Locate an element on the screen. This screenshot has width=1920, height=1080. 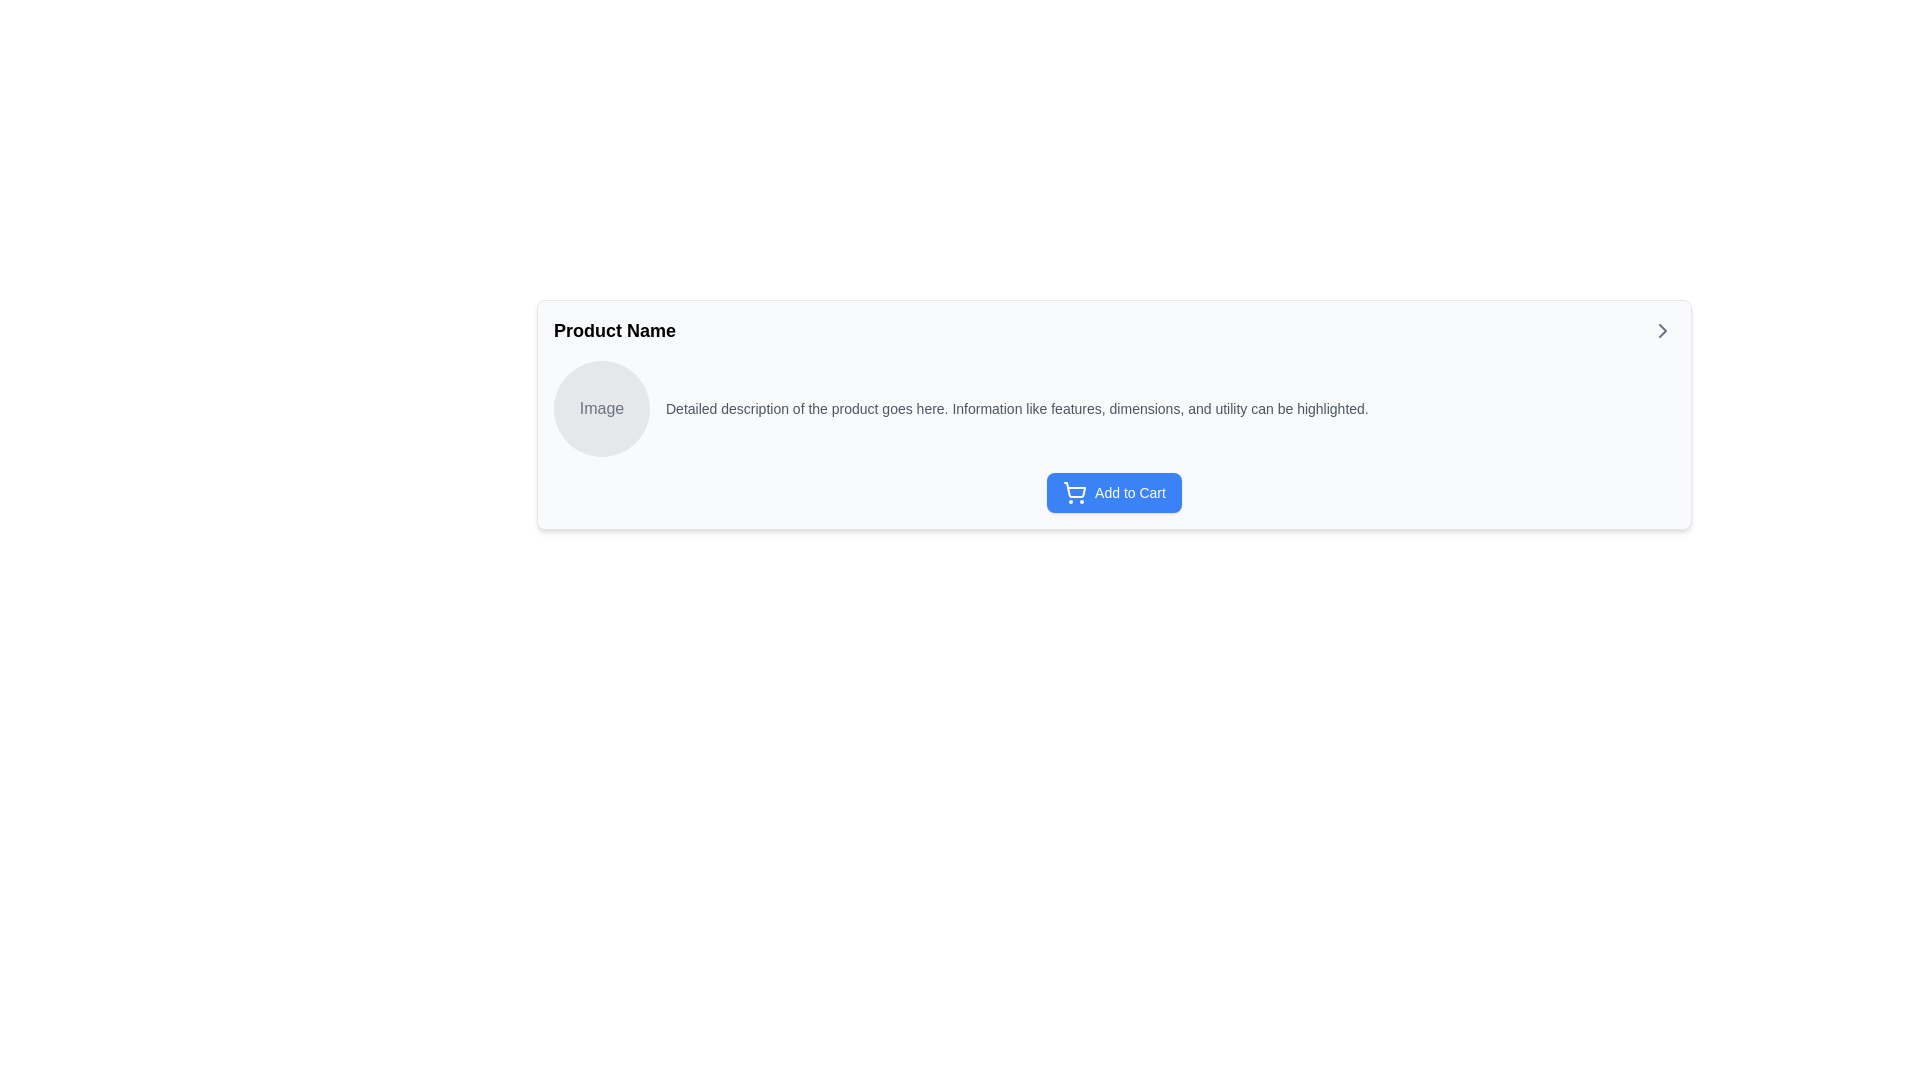
the Chevron icon located at the far right of the product header is located at coordinates (1662, 330).